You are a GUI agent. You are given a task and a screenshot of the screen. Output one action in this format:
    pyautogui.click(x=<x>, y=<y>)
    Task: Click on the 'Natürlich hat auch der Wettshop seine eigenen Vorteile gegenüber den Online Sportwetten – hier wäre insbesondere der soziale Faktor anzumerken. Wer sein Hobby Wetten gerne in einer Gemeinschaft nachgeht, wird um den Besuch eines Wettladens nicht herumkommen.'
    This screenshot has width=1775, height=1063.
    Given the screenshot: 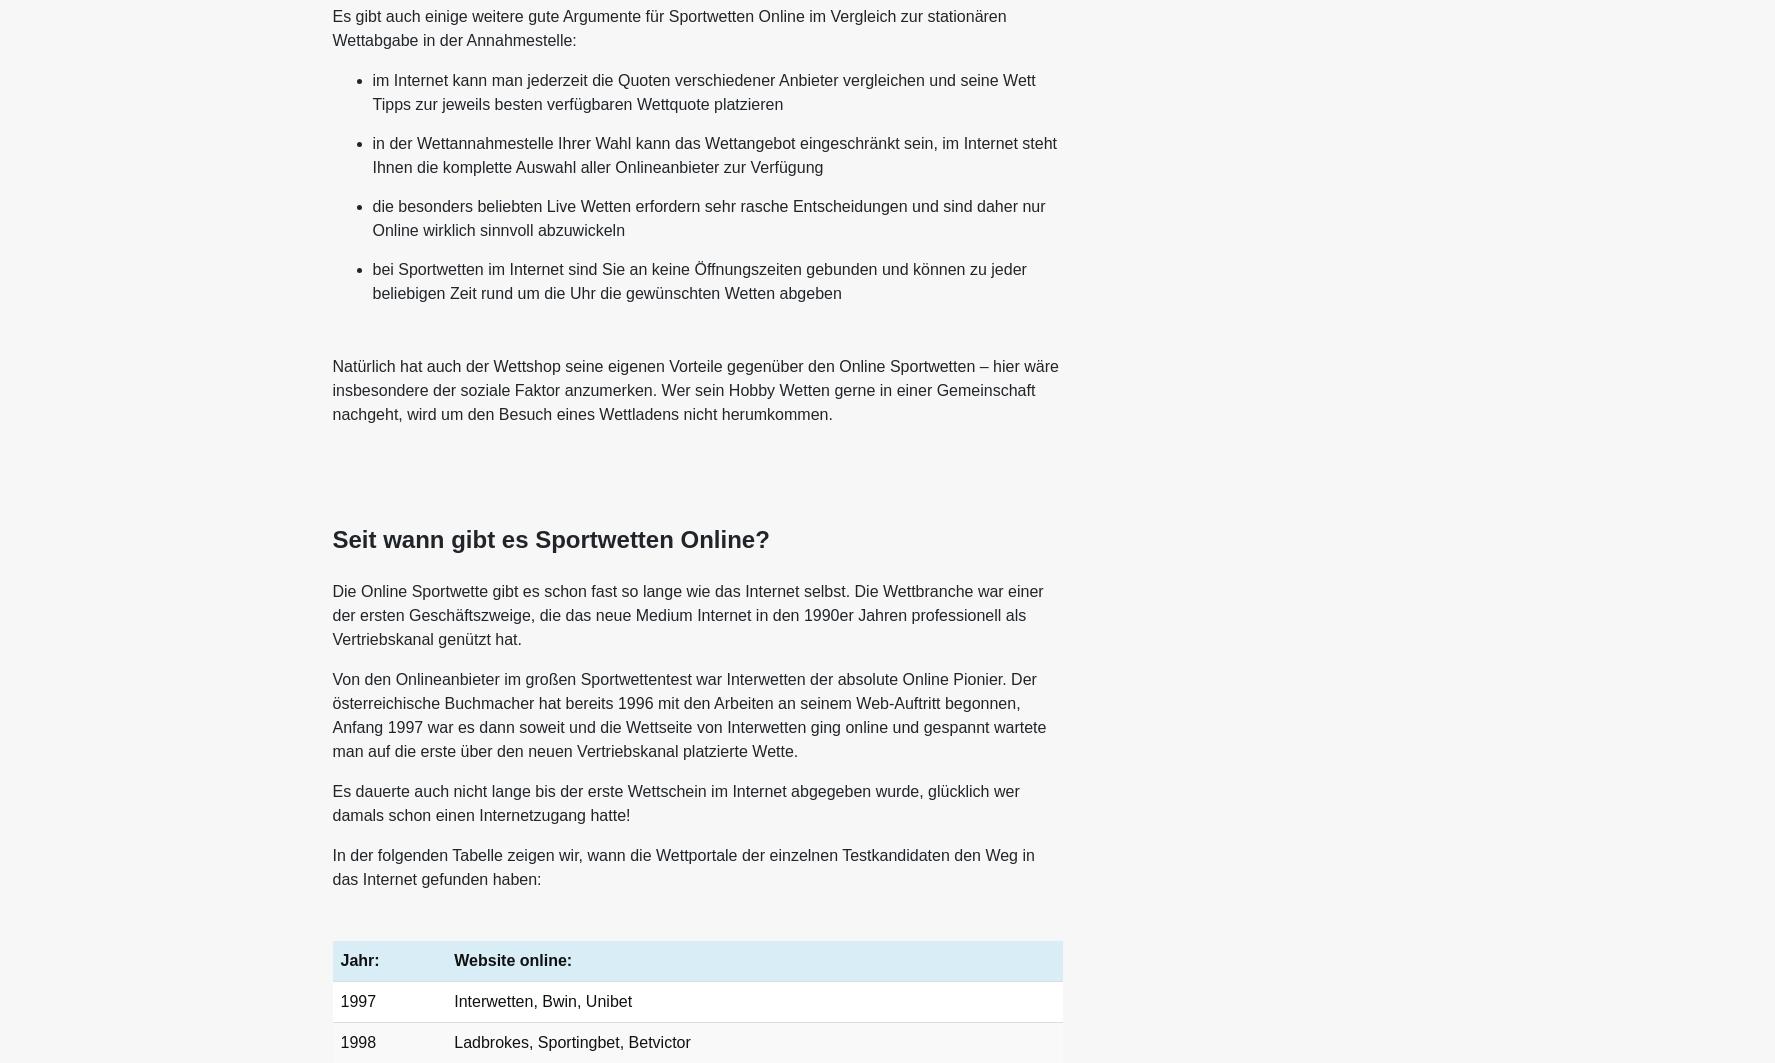 What is the action you would take?
    pyautogui.click(x=693, y=390)
    